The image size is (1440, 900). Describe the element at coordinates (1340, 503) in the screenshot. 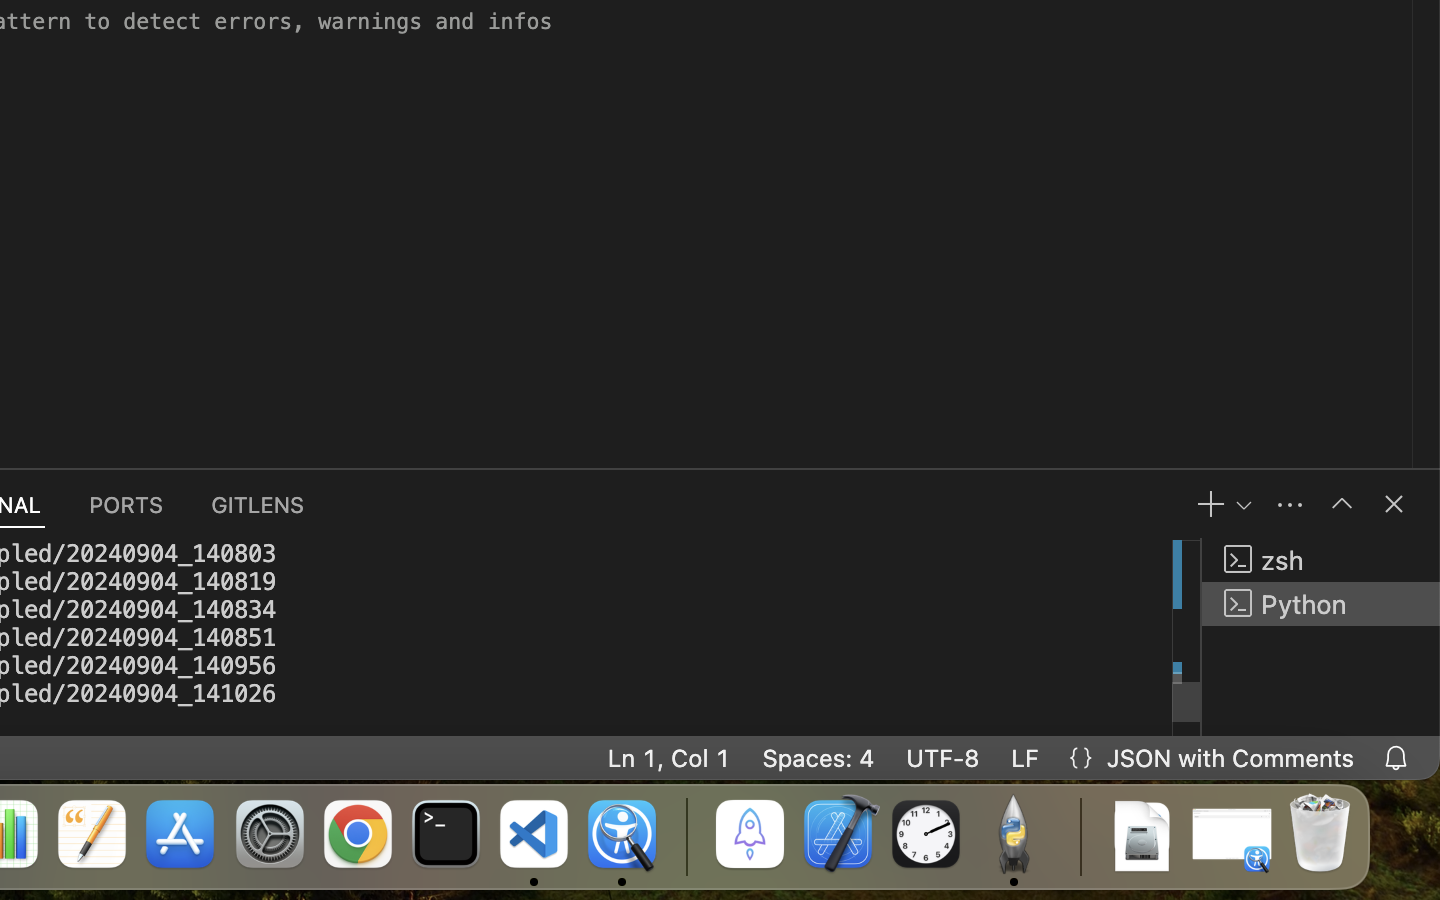

I see `''` at that location.